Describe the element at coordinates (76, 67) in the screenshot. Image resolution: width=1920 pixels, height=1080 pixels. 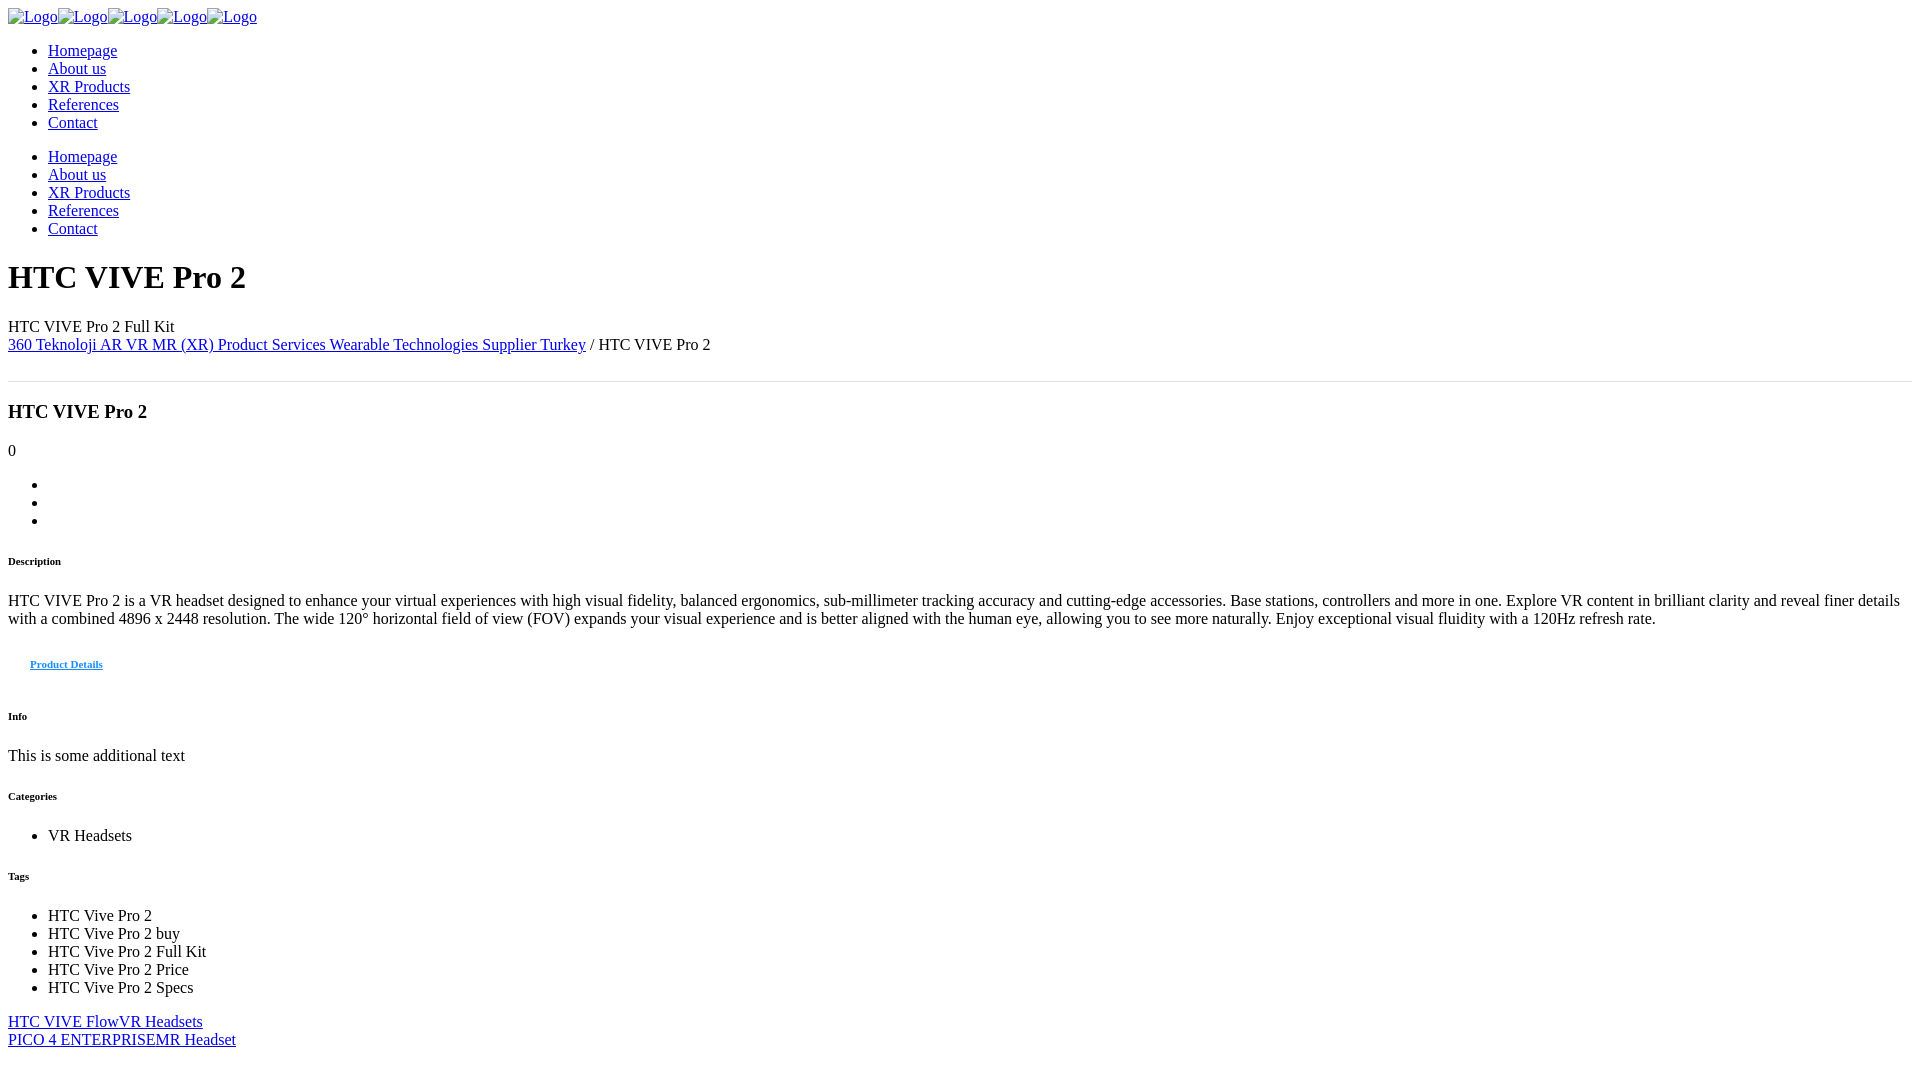
I see `'About us'` at that location.